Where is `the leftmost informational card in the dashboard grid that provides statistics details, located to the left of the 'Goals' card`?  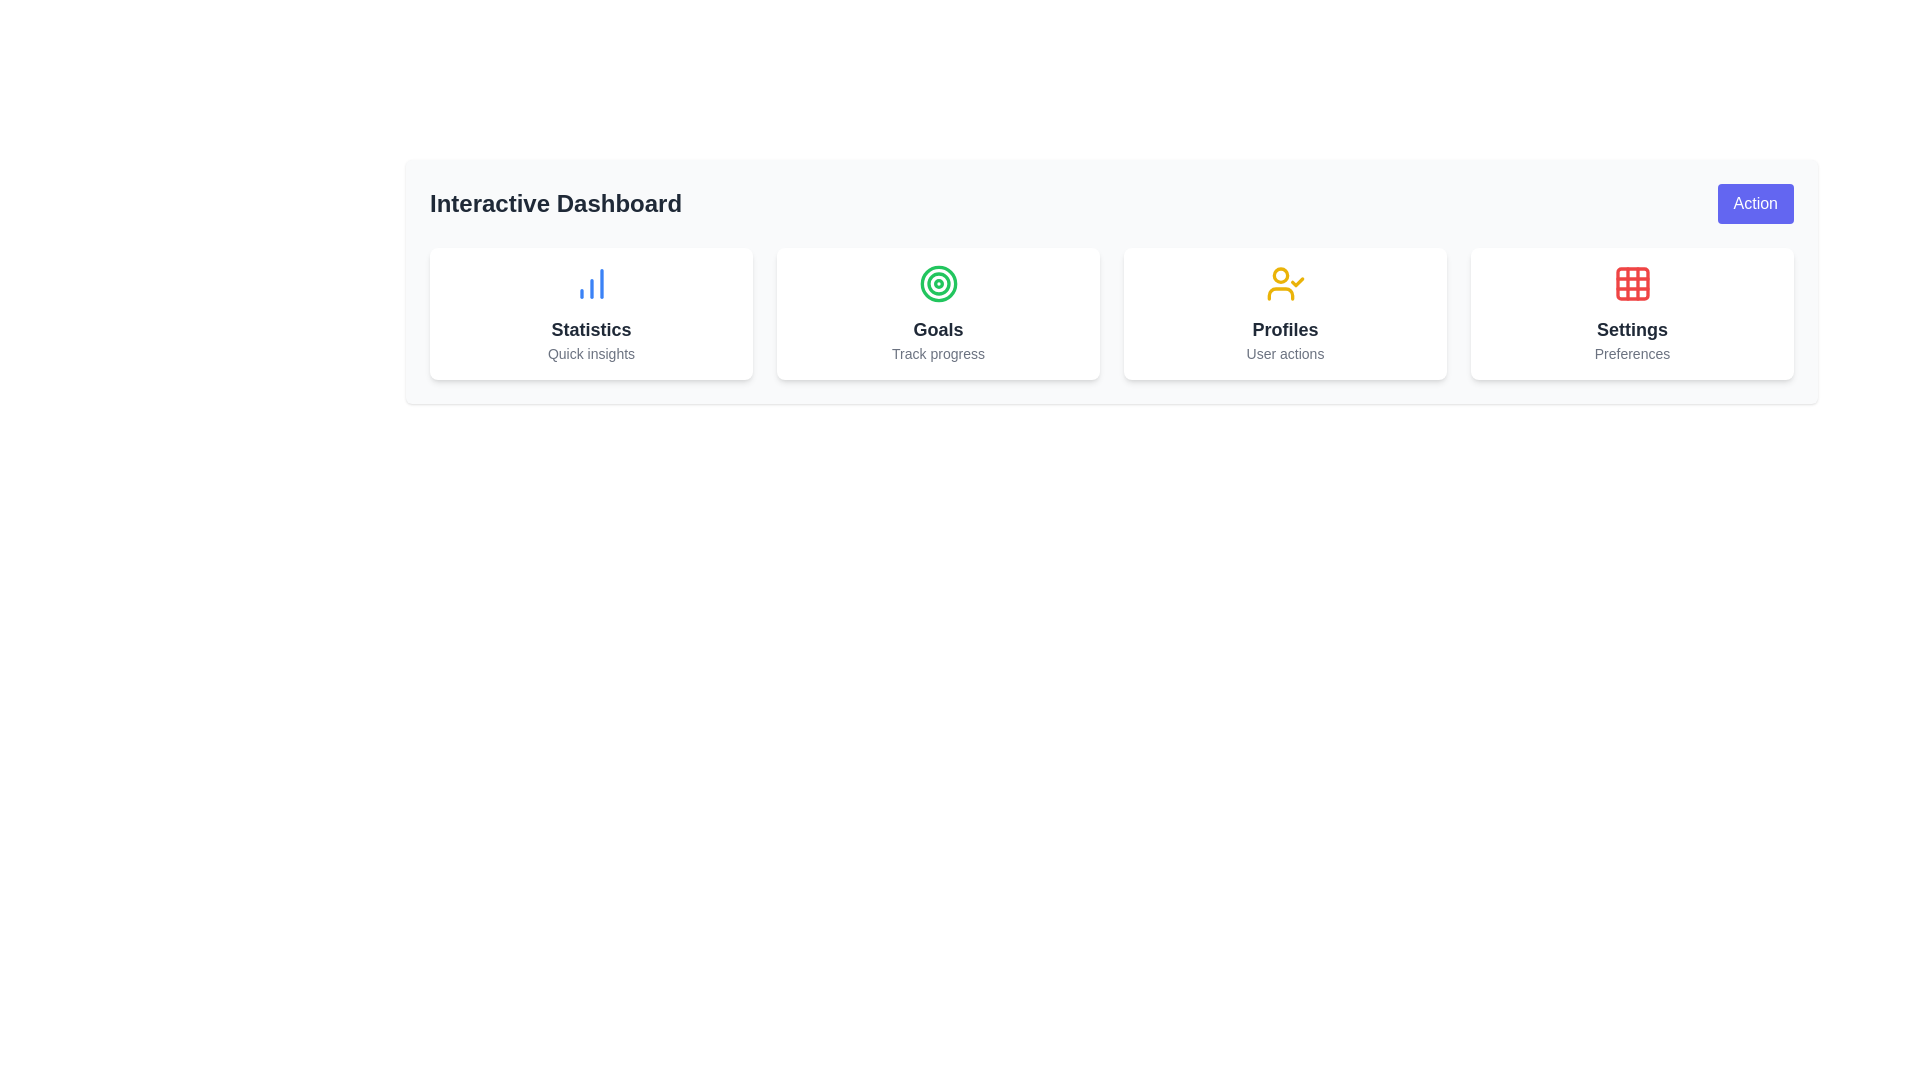 the leftmost informational card in the dashboard grid that provides statistics details, located to the left of the 'Goals' card is located at coordinates (590, 313).